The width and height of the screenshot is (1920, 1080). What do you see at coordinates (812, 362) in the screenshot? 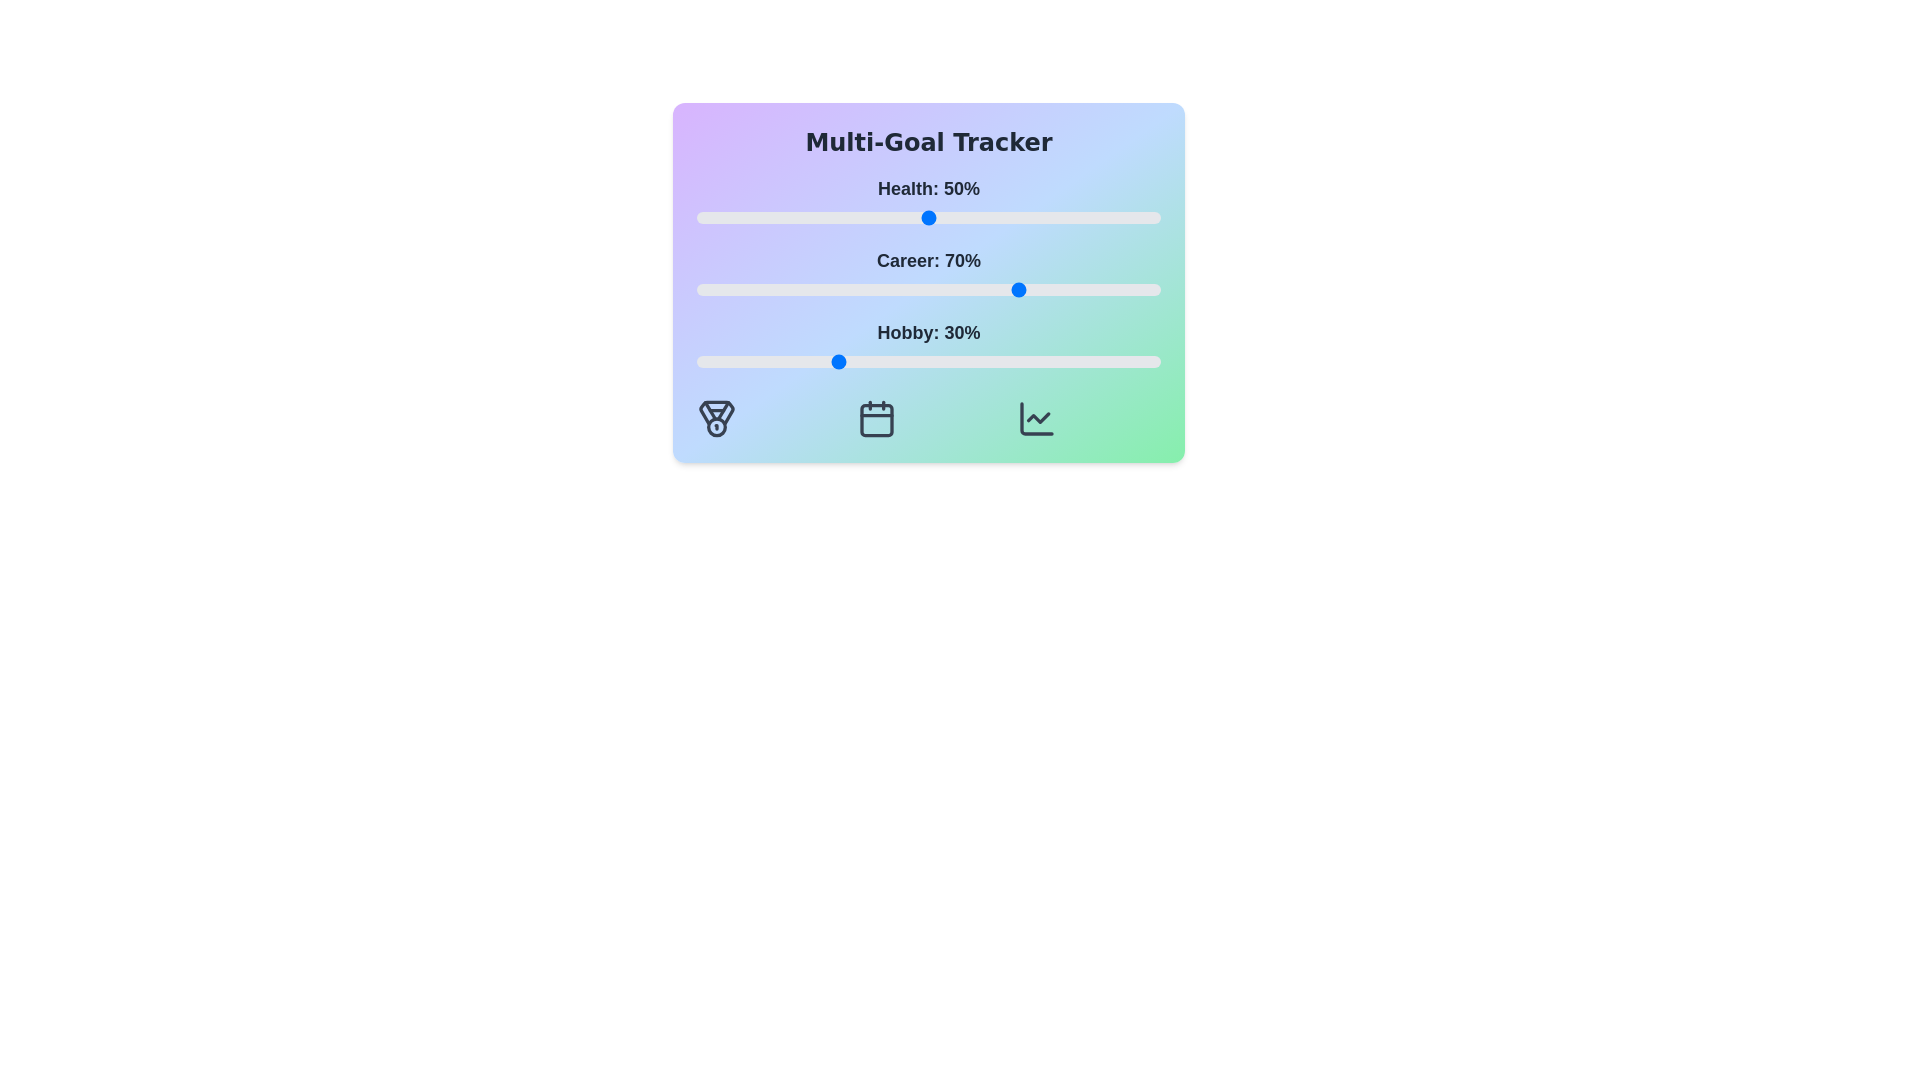
I see `the 'Hobby' slider to 25%` at bounding box center [812, 362].